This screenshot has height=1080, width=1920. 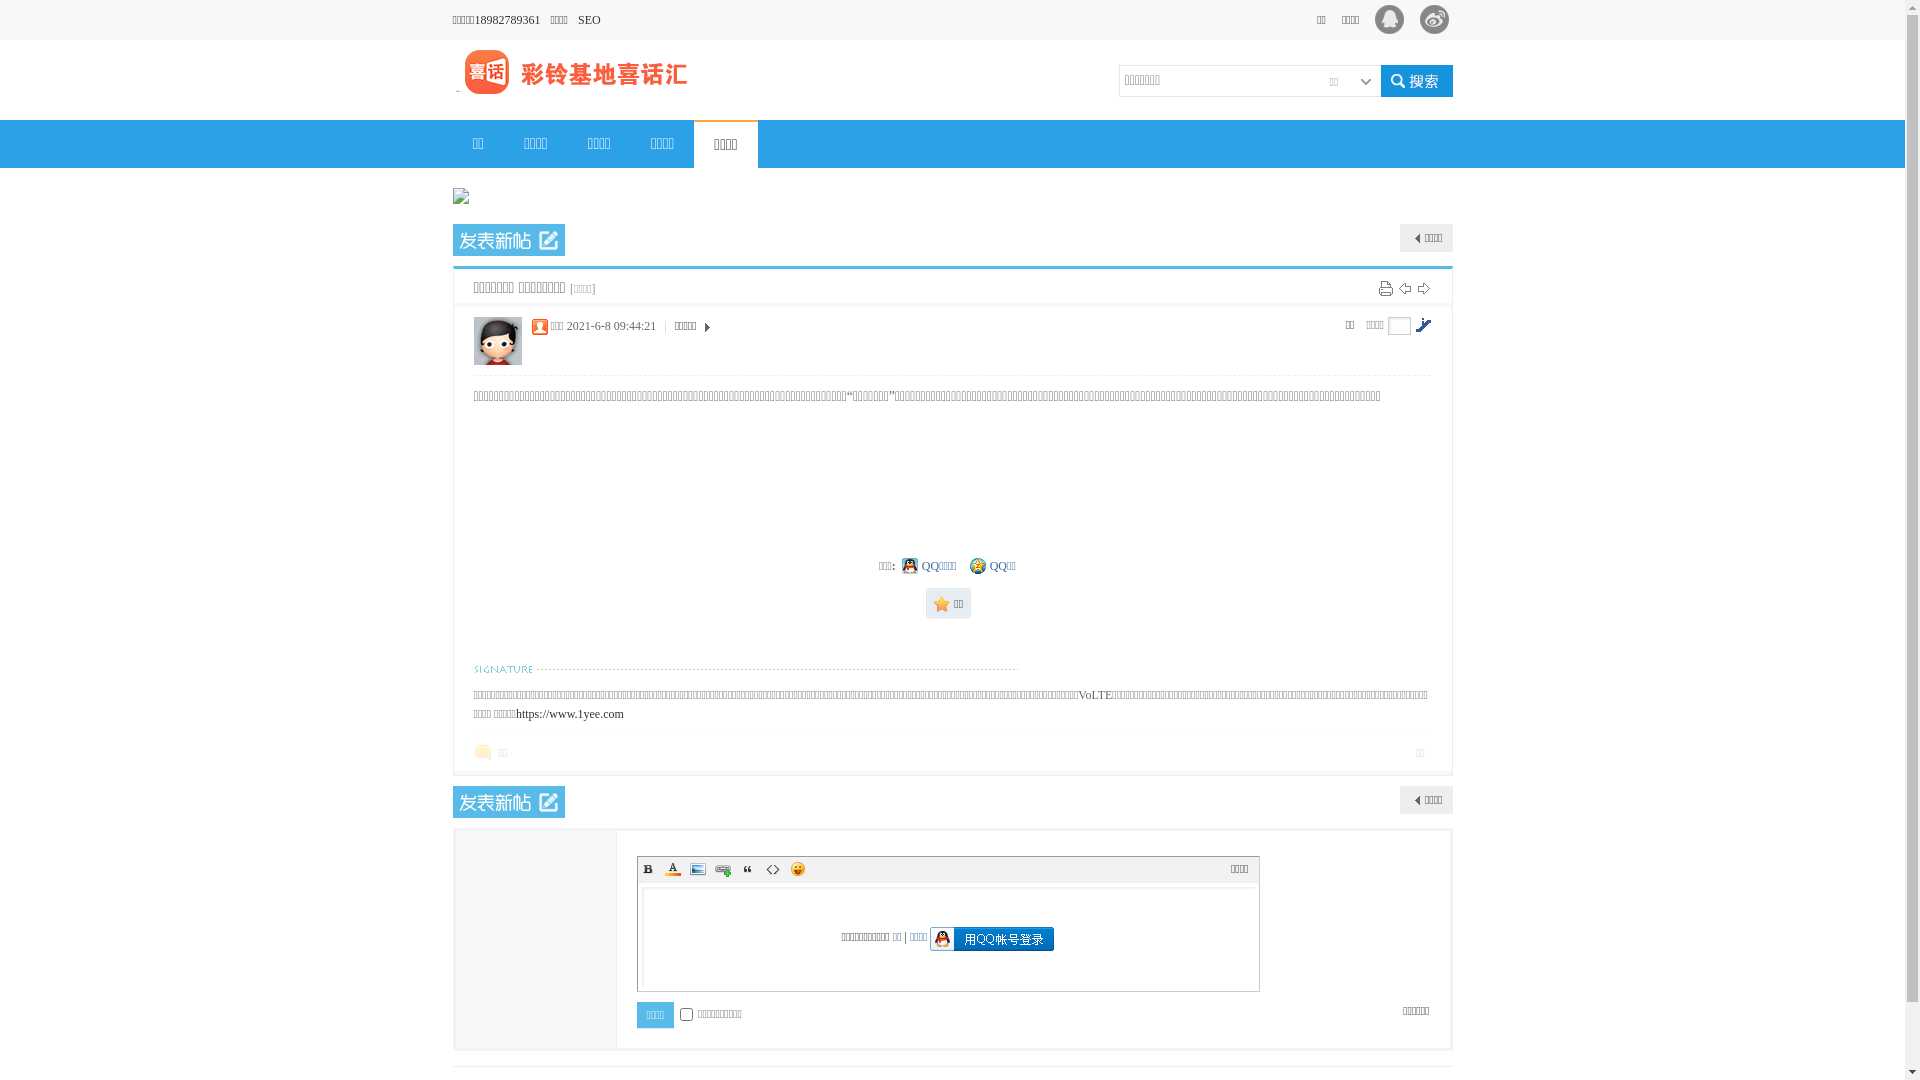 What do you see at coordinates (593, 19) in the screenshot?
I see `'SEO'` at bounding box center [593, 19].